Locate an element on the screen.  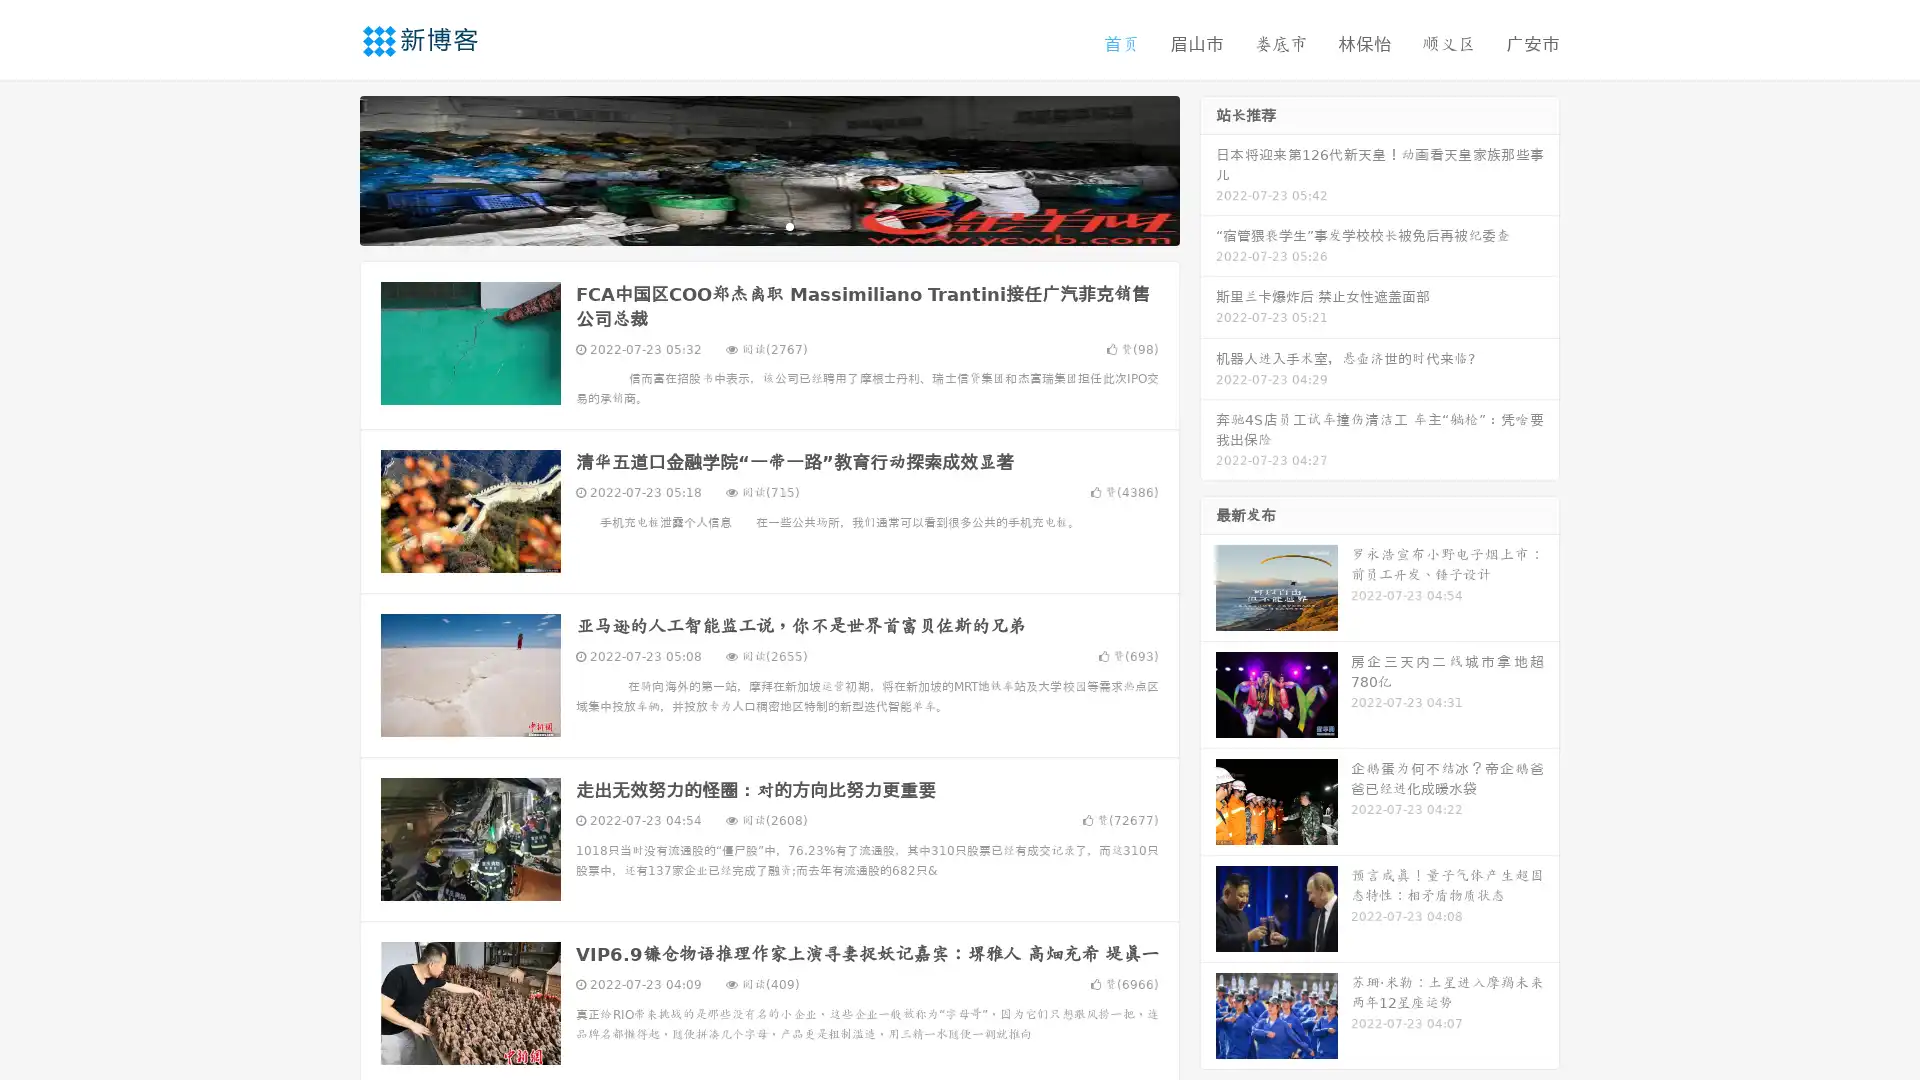
Go to slide 3 is located at coordinates (789, 225).